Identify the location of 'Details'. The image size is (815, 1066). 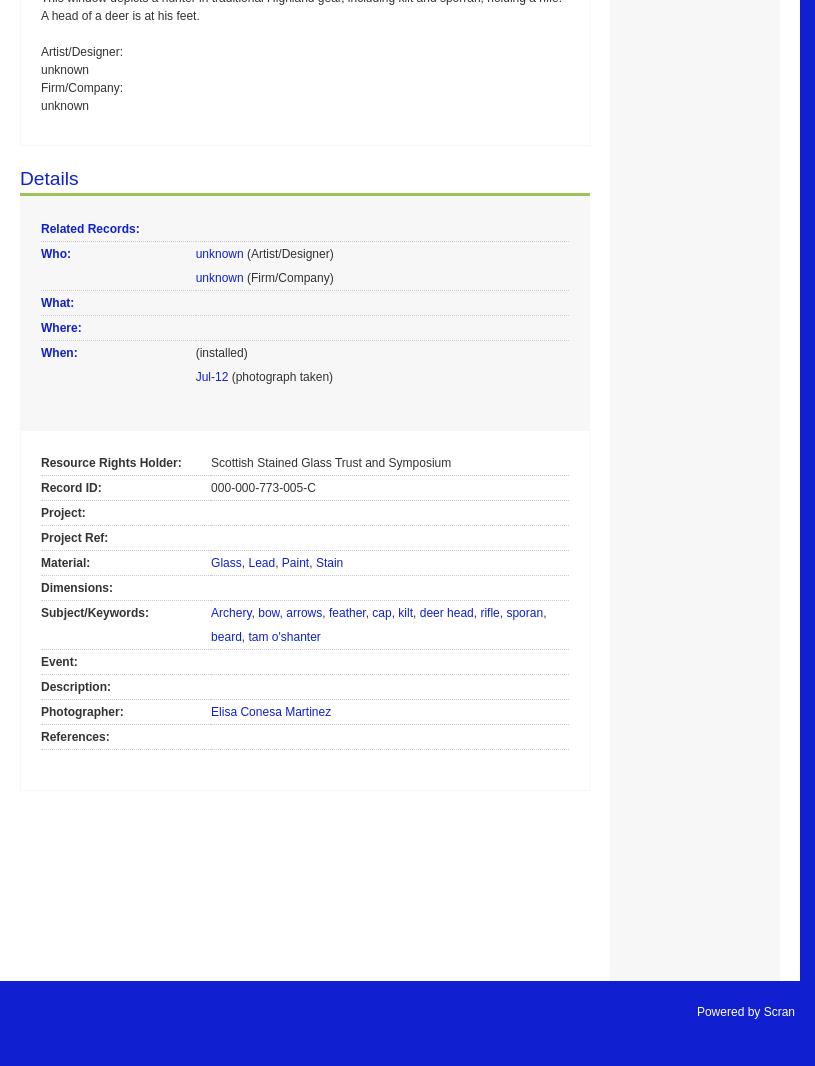
(47, 176).